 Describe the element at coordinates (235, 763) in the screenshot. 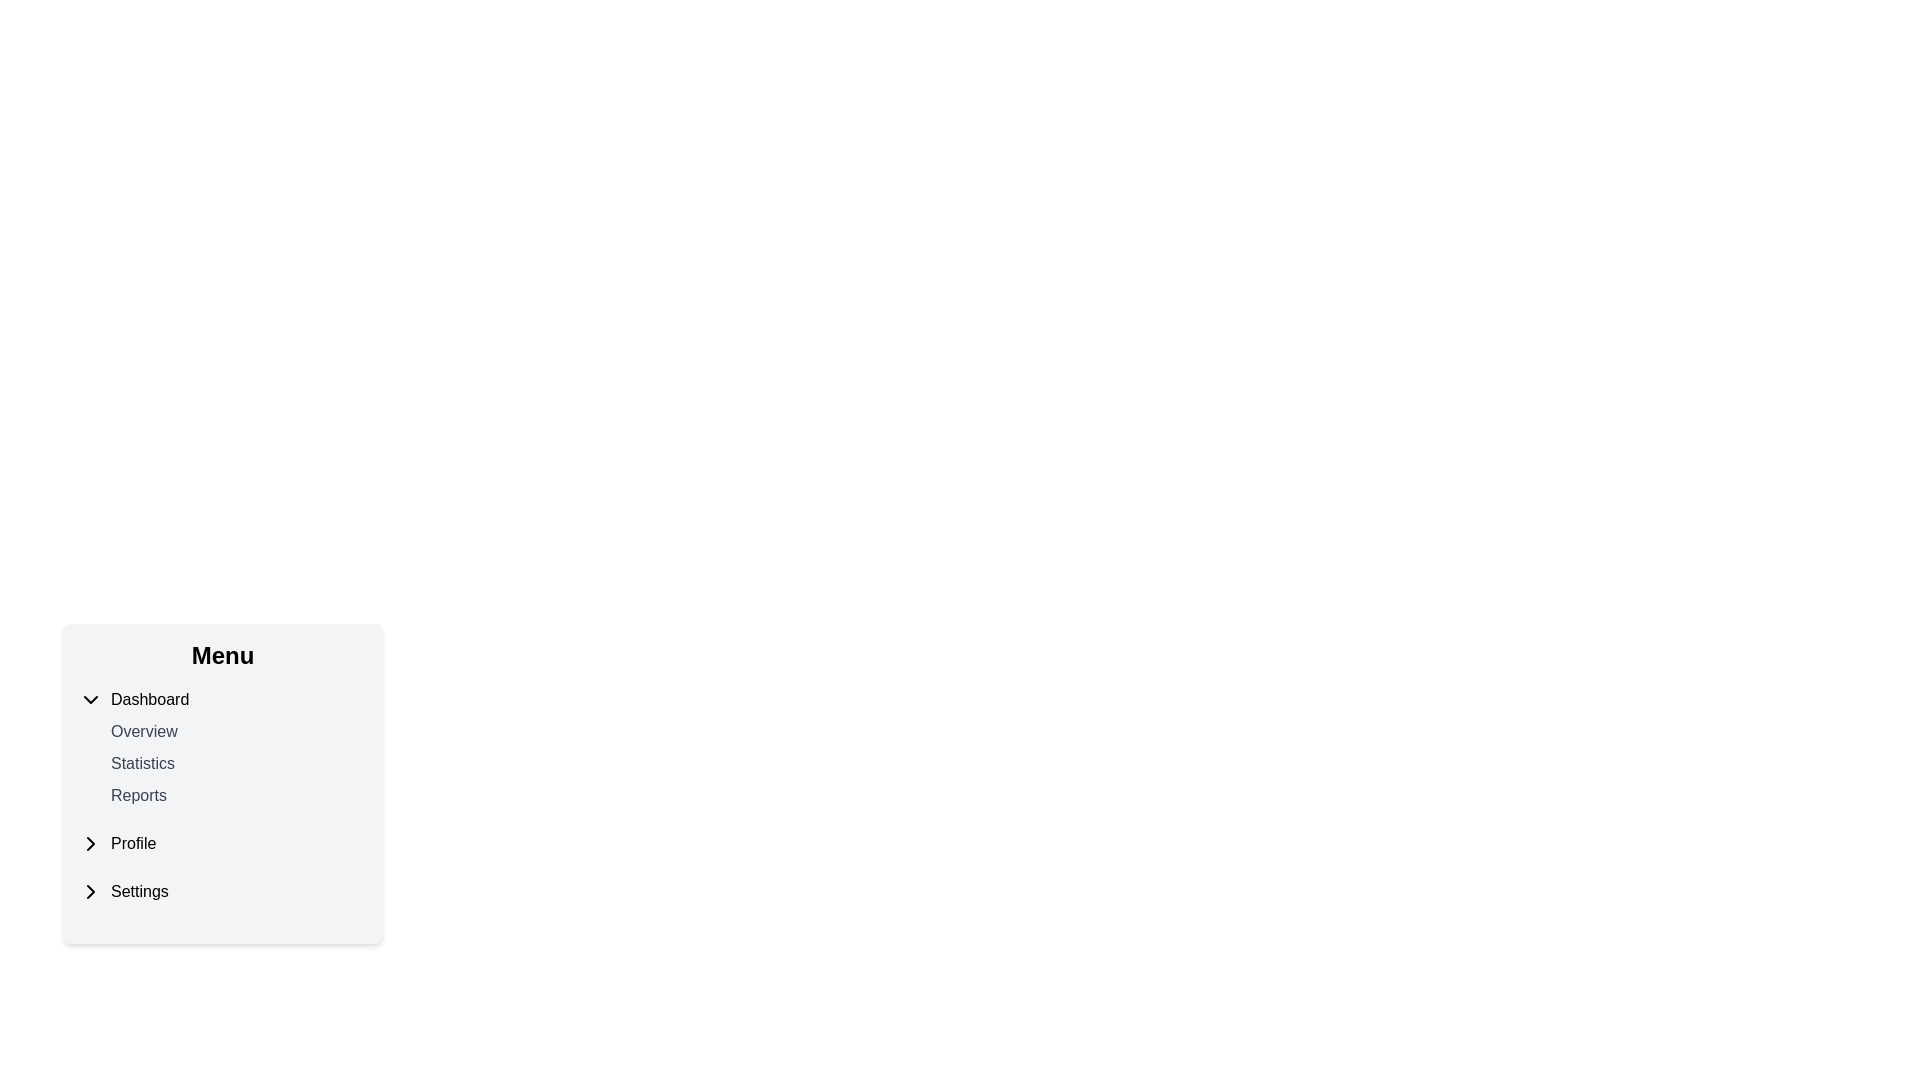

I see `the 'Reports' link in the vertical menu group located under the 'Dashboard' section` at that location.